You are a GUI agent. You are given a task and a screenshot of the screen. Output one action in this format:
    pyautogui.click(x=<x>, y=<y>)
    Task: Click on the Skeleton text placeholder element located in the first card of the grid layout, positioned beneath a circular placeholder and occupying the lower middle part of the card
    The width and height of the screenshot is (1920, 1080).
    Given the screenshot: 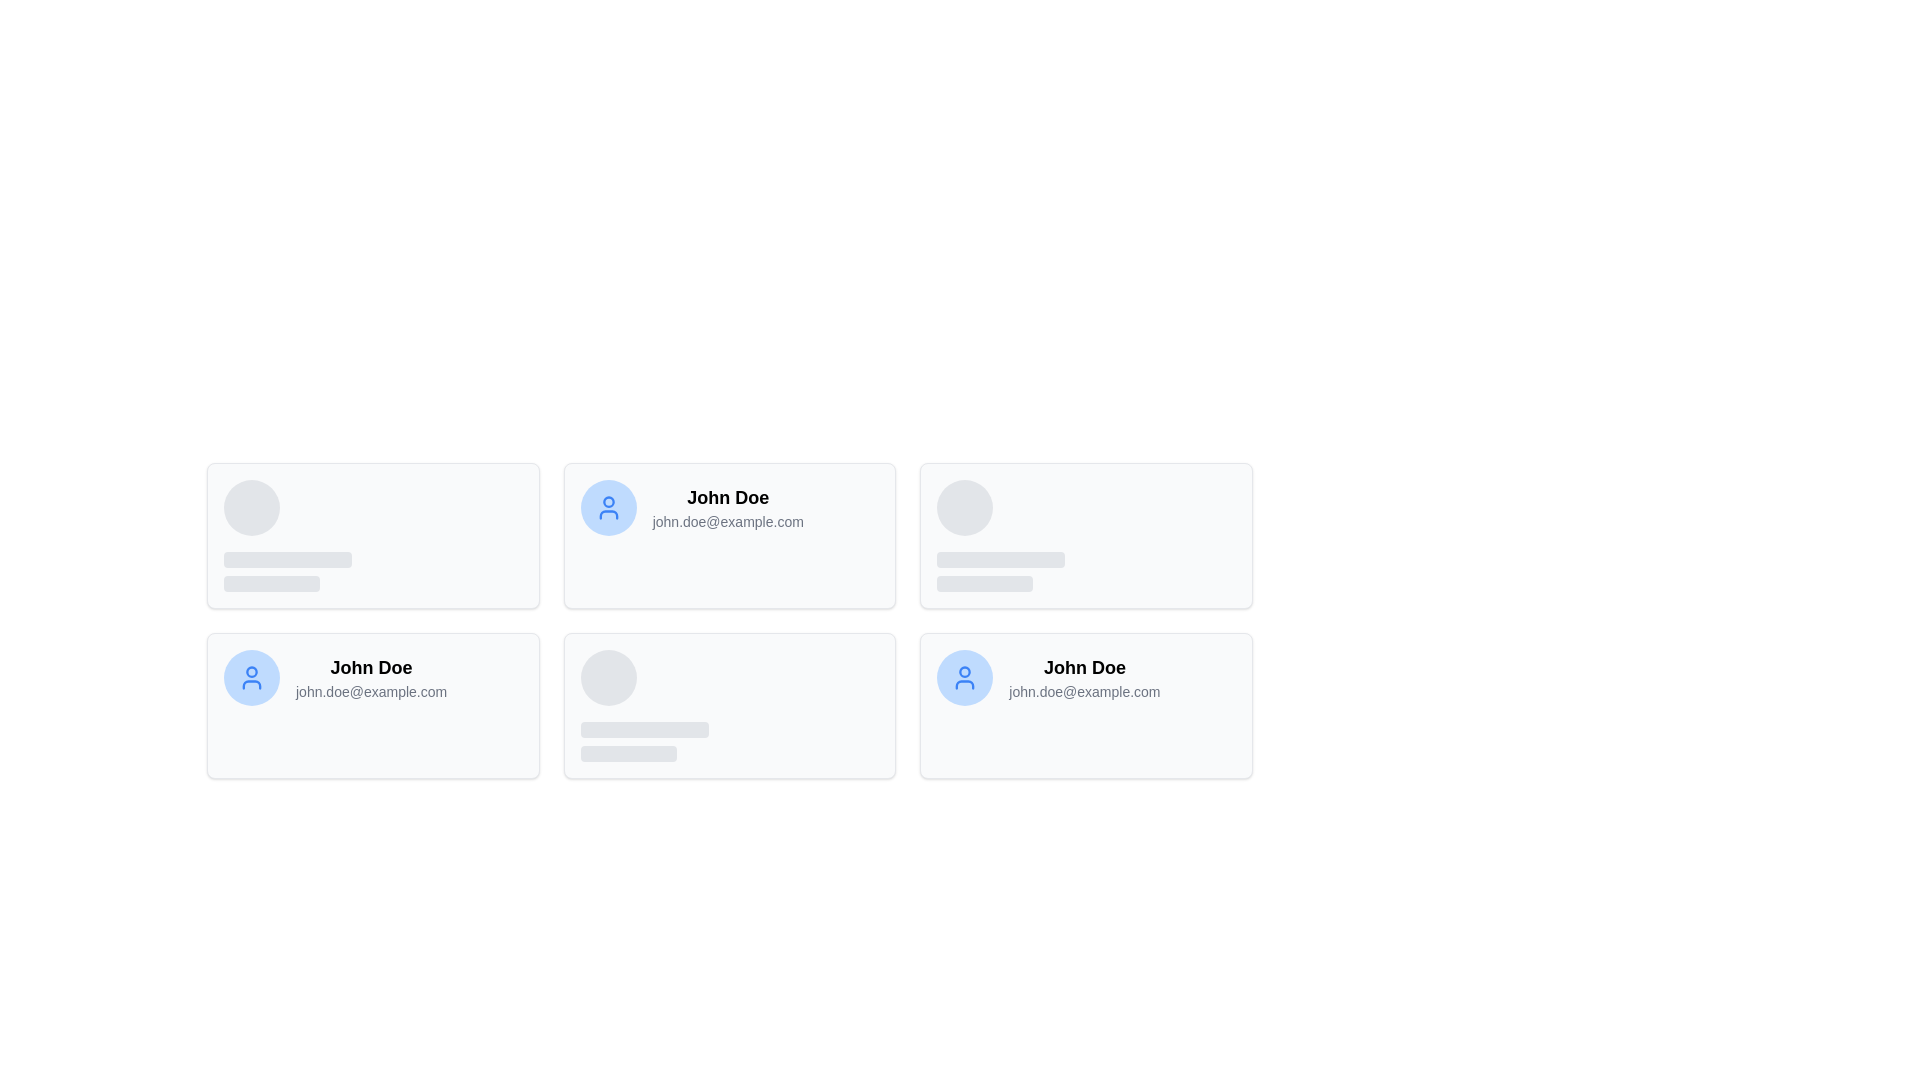 What is the action you would take?
    pyautogui.click(x=287, y=571)
    